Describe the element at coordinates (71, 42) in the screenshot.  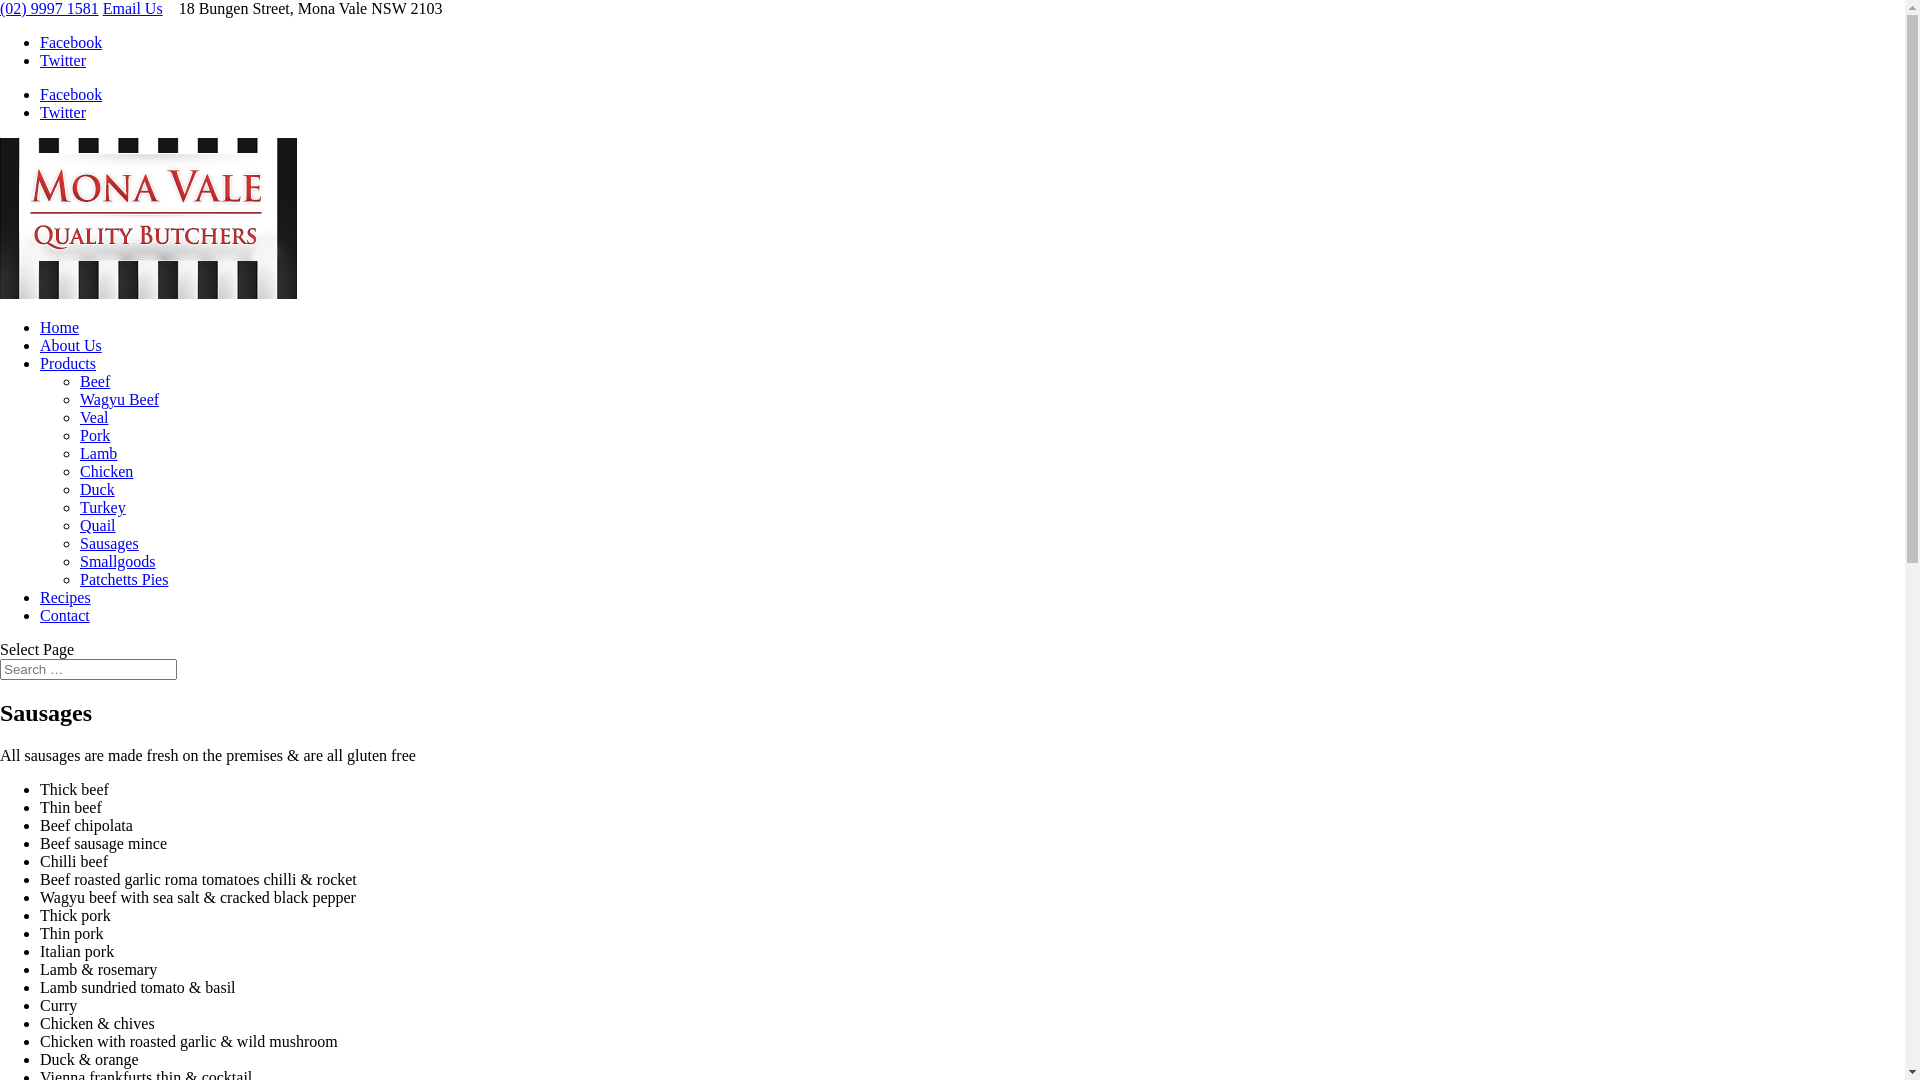
I see `'Facebook'` at that location.